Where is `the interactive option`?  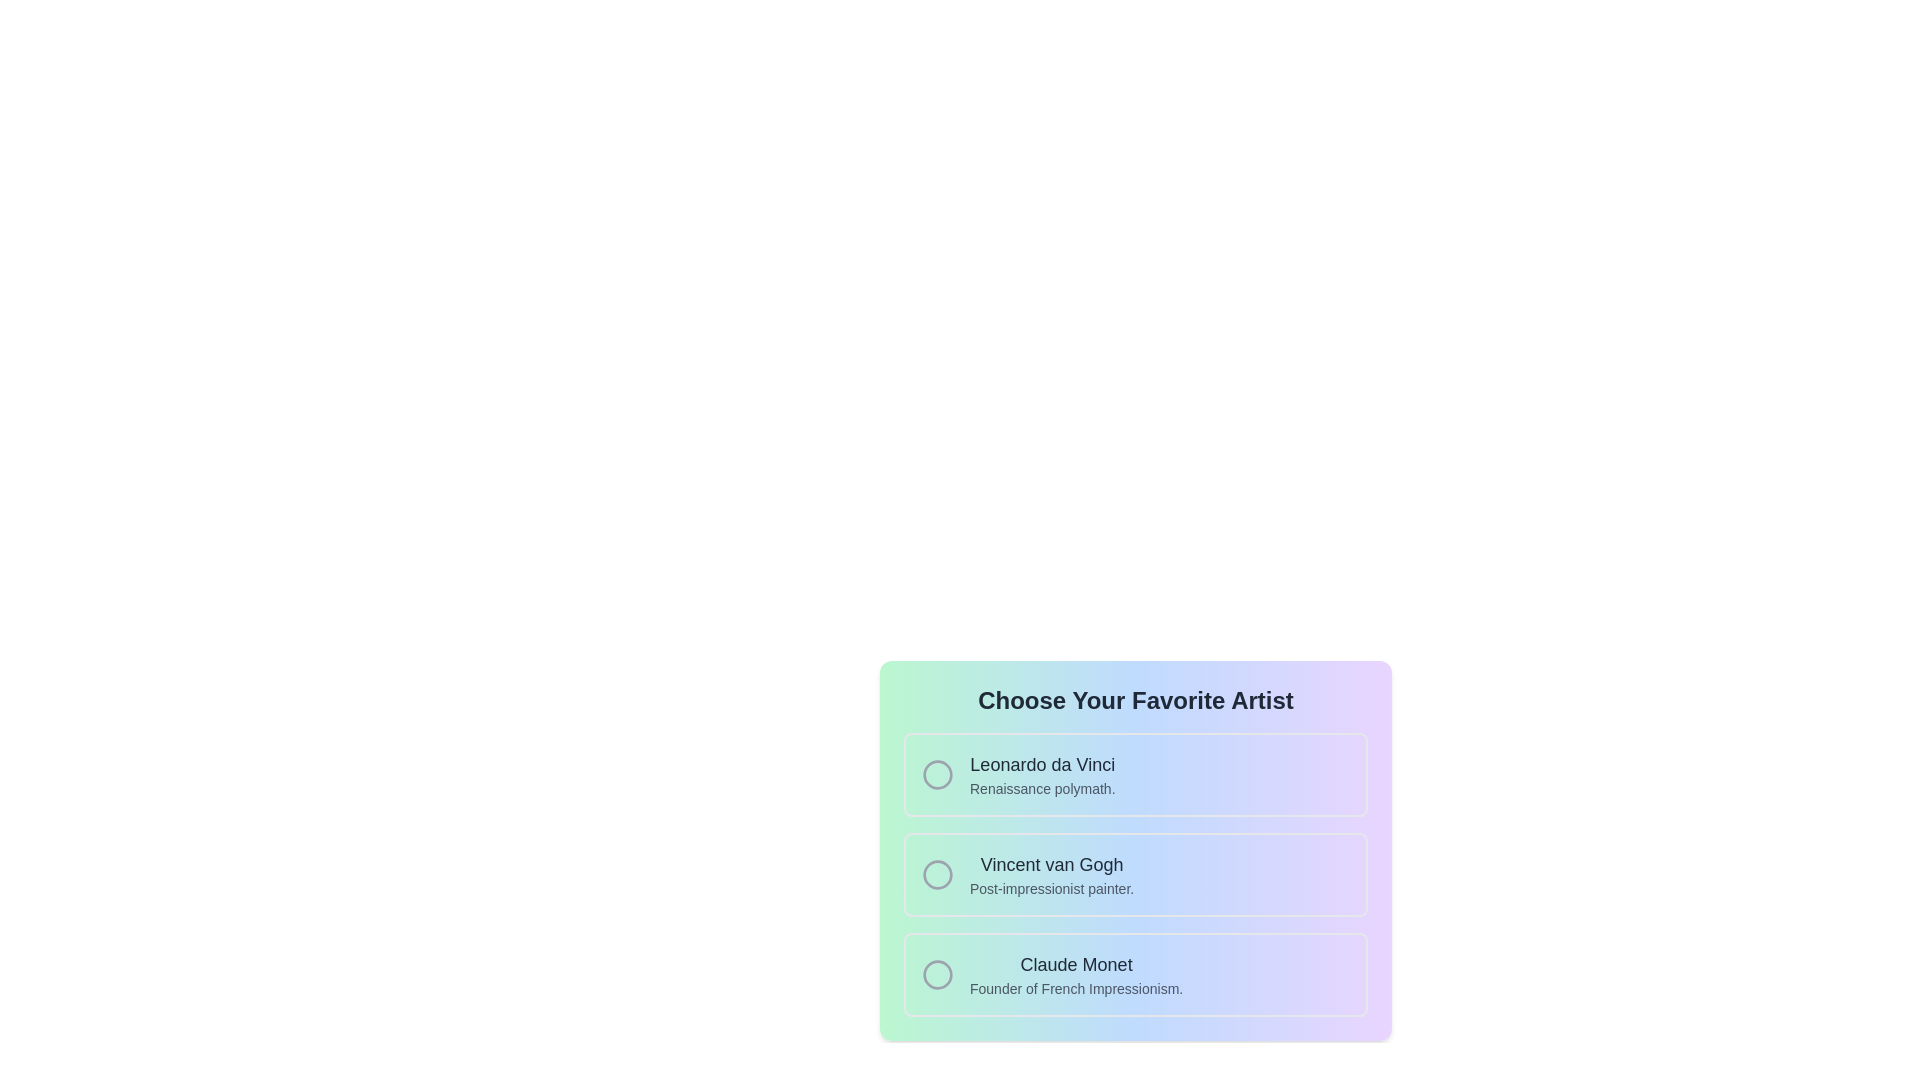
the interactive option is located at coordinates (1136, 840).